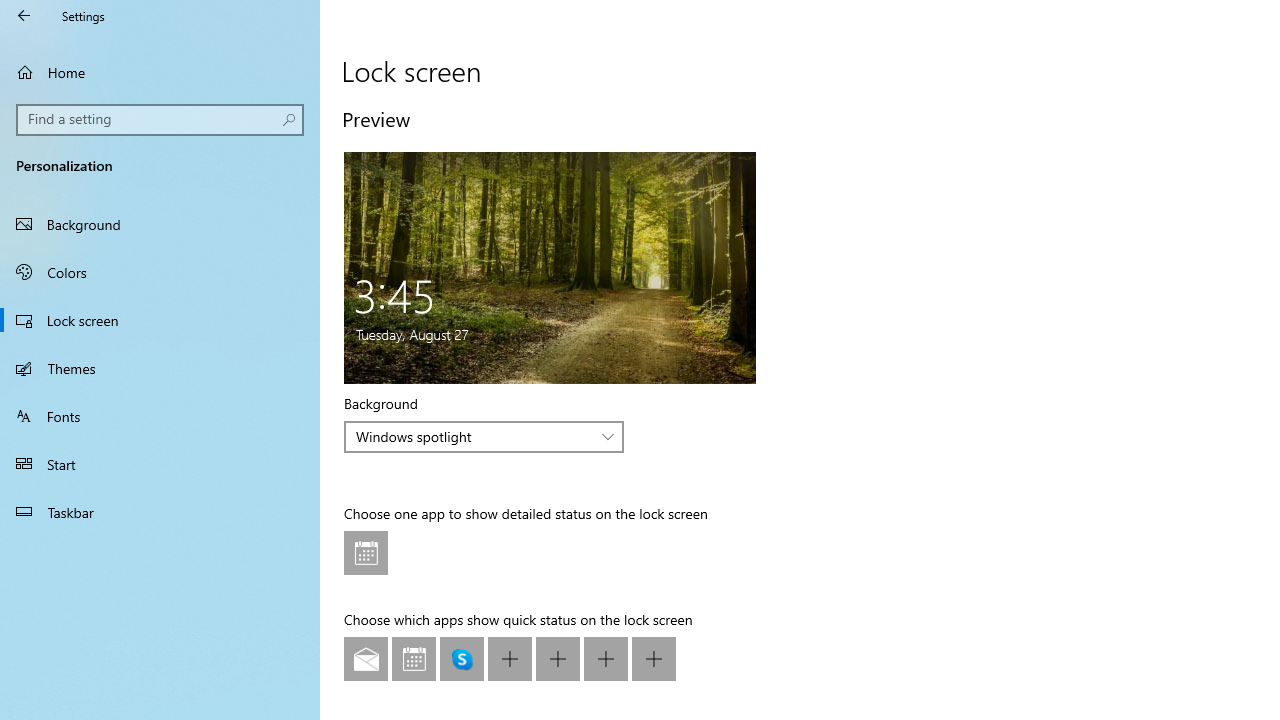  I want to click on 'Windows spotlight', so click(472, 435).